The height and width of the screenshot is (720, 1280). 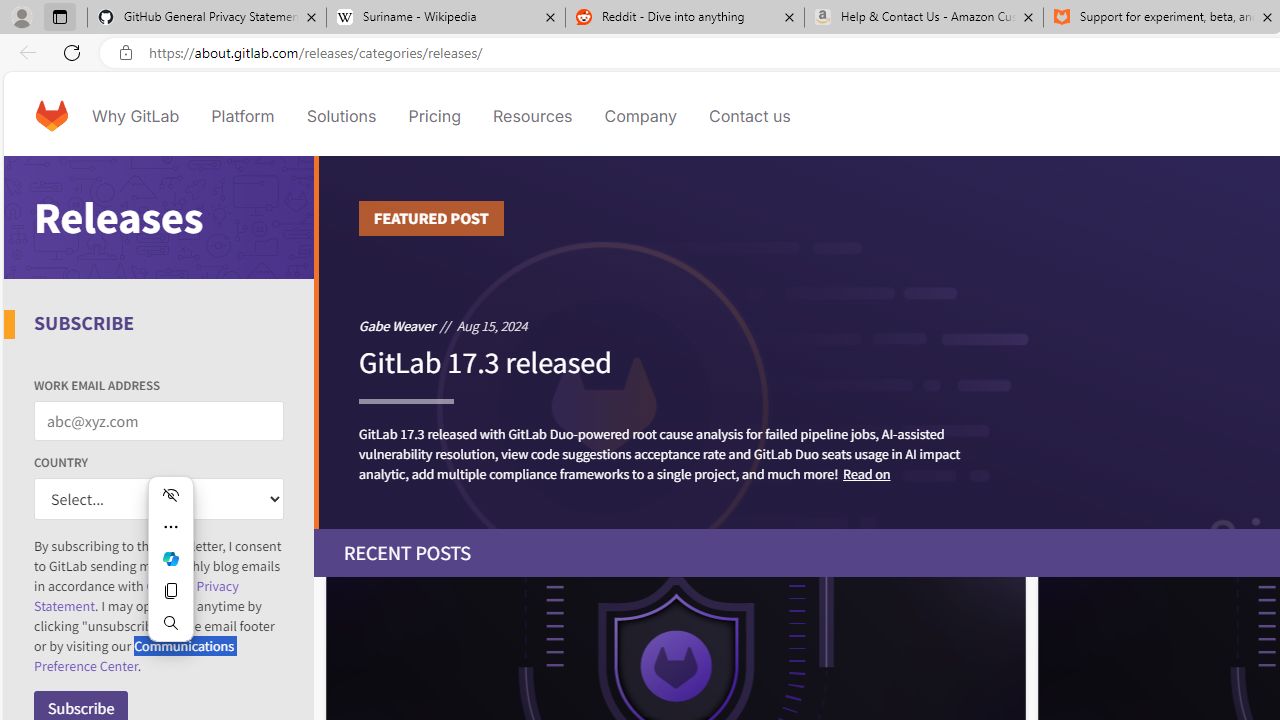 What do you see at coordinates (170, 526) in the screenshot?
I see `'More actions'` at bounding box center [170, 526].